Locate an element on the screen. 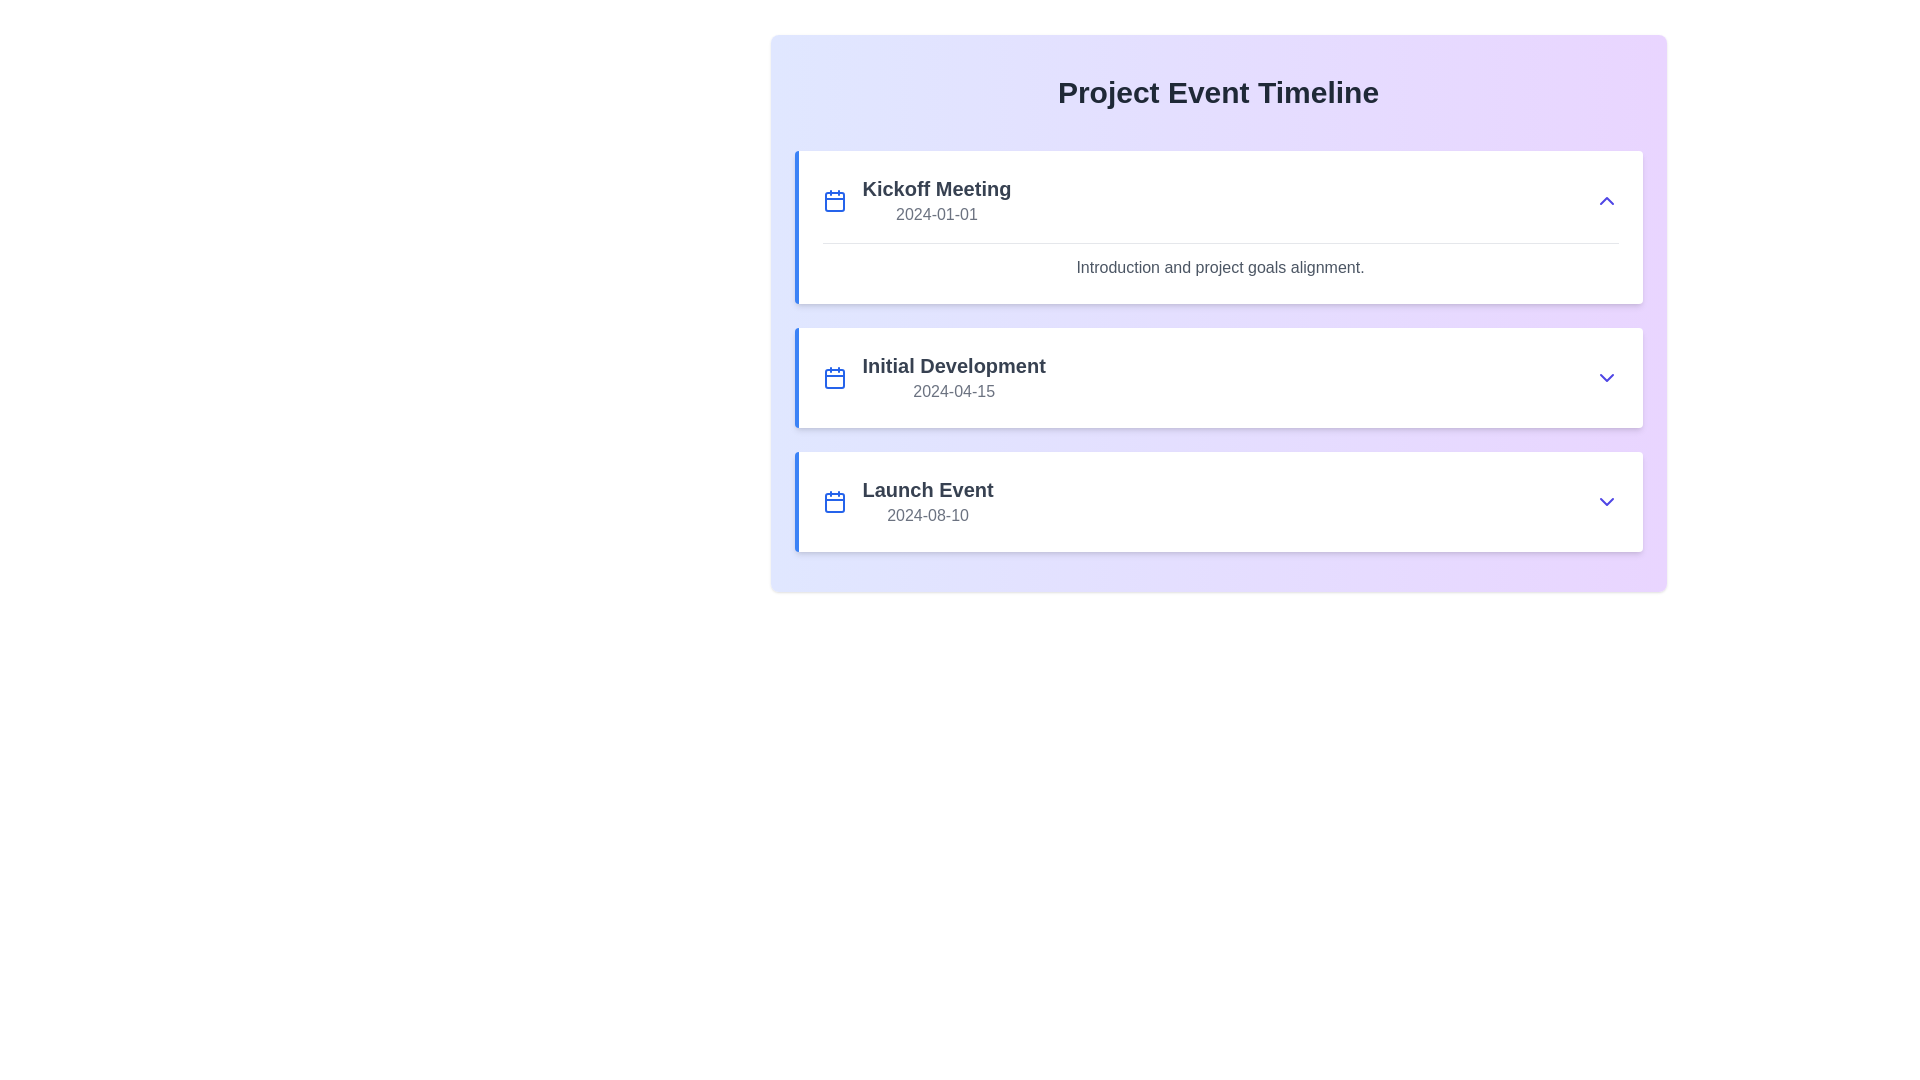  the dropdown toggle button, which is a small, downward-facing chevron icon with a blue outline, located next to the text 'Initial Development' and the date '2024-04-15' in the 'Project Event Timeline' interface is located at coordinates (1606, 378).